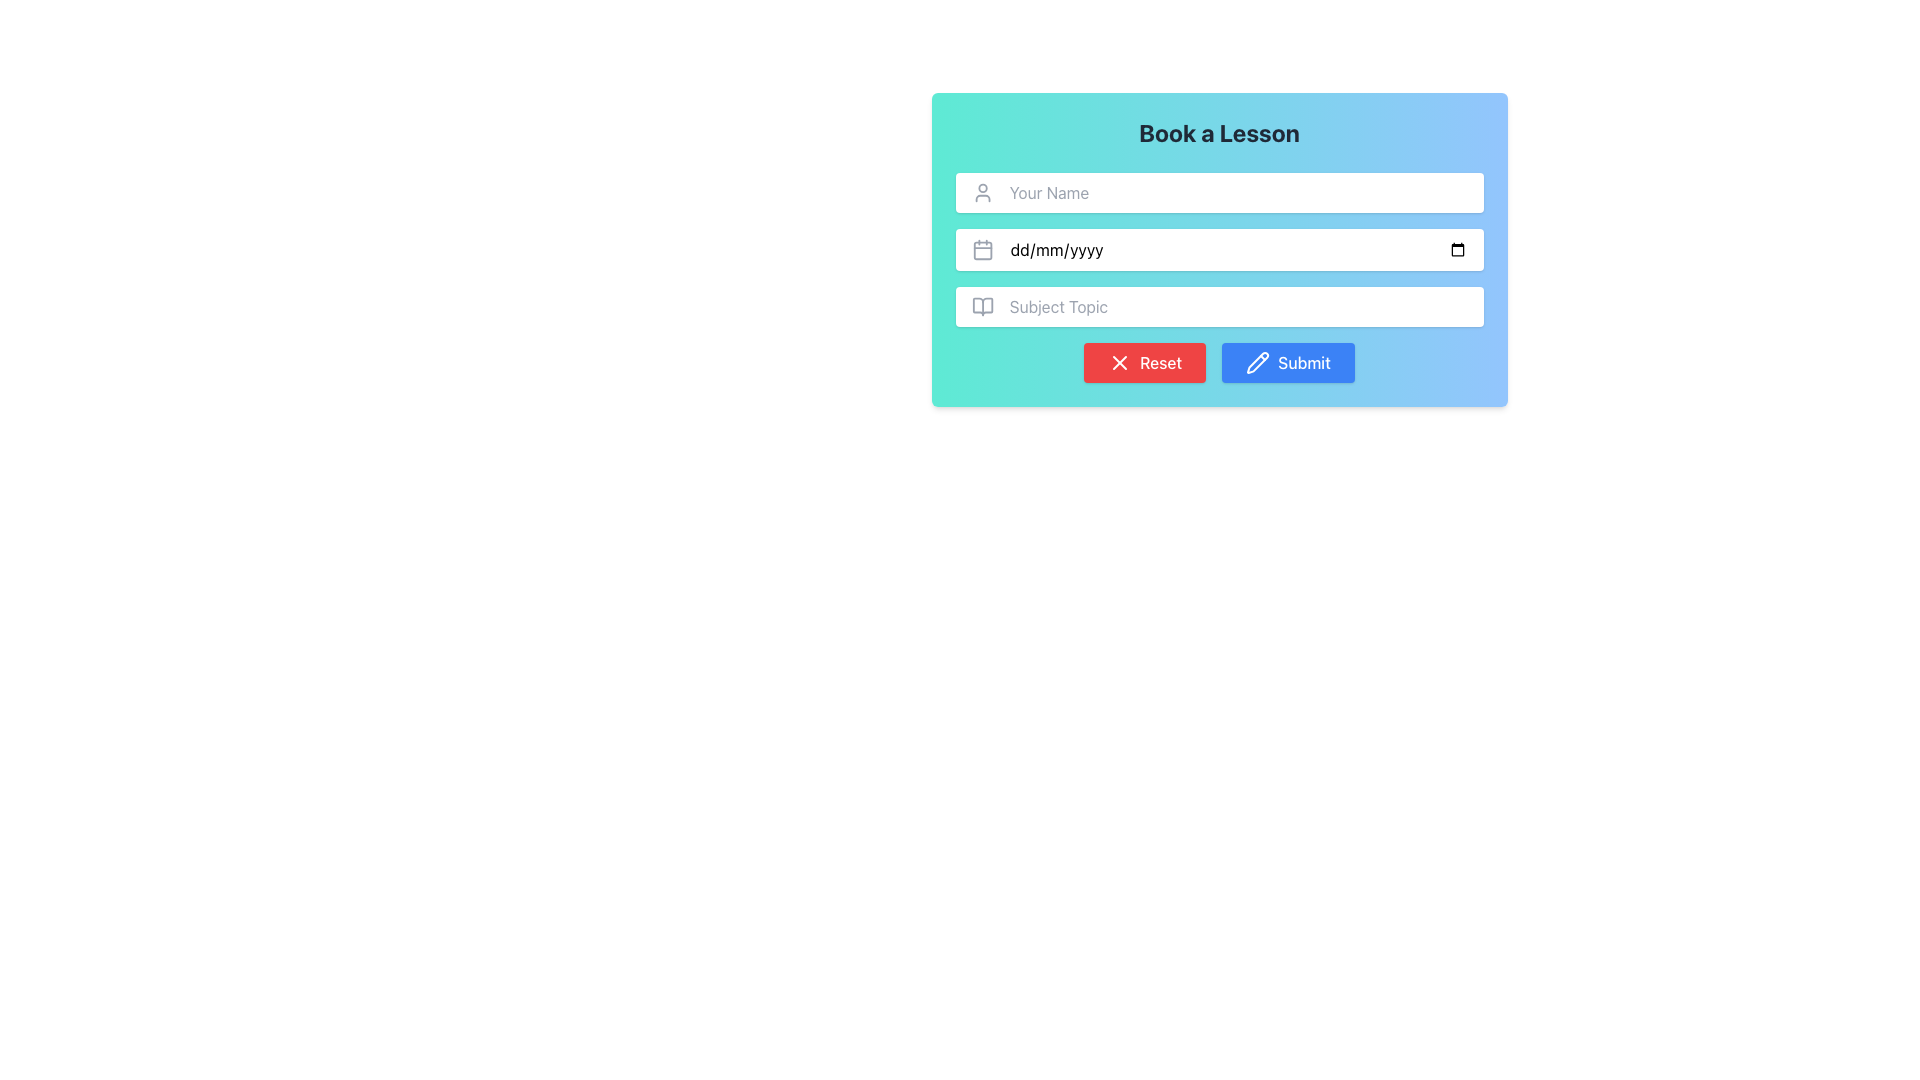  What do you see at coordinates (1287, 362) in the screenshot?
I see `the blue 'Submit' button with rounded corners that has a pencil icon` at bounding box center [1287, 362].